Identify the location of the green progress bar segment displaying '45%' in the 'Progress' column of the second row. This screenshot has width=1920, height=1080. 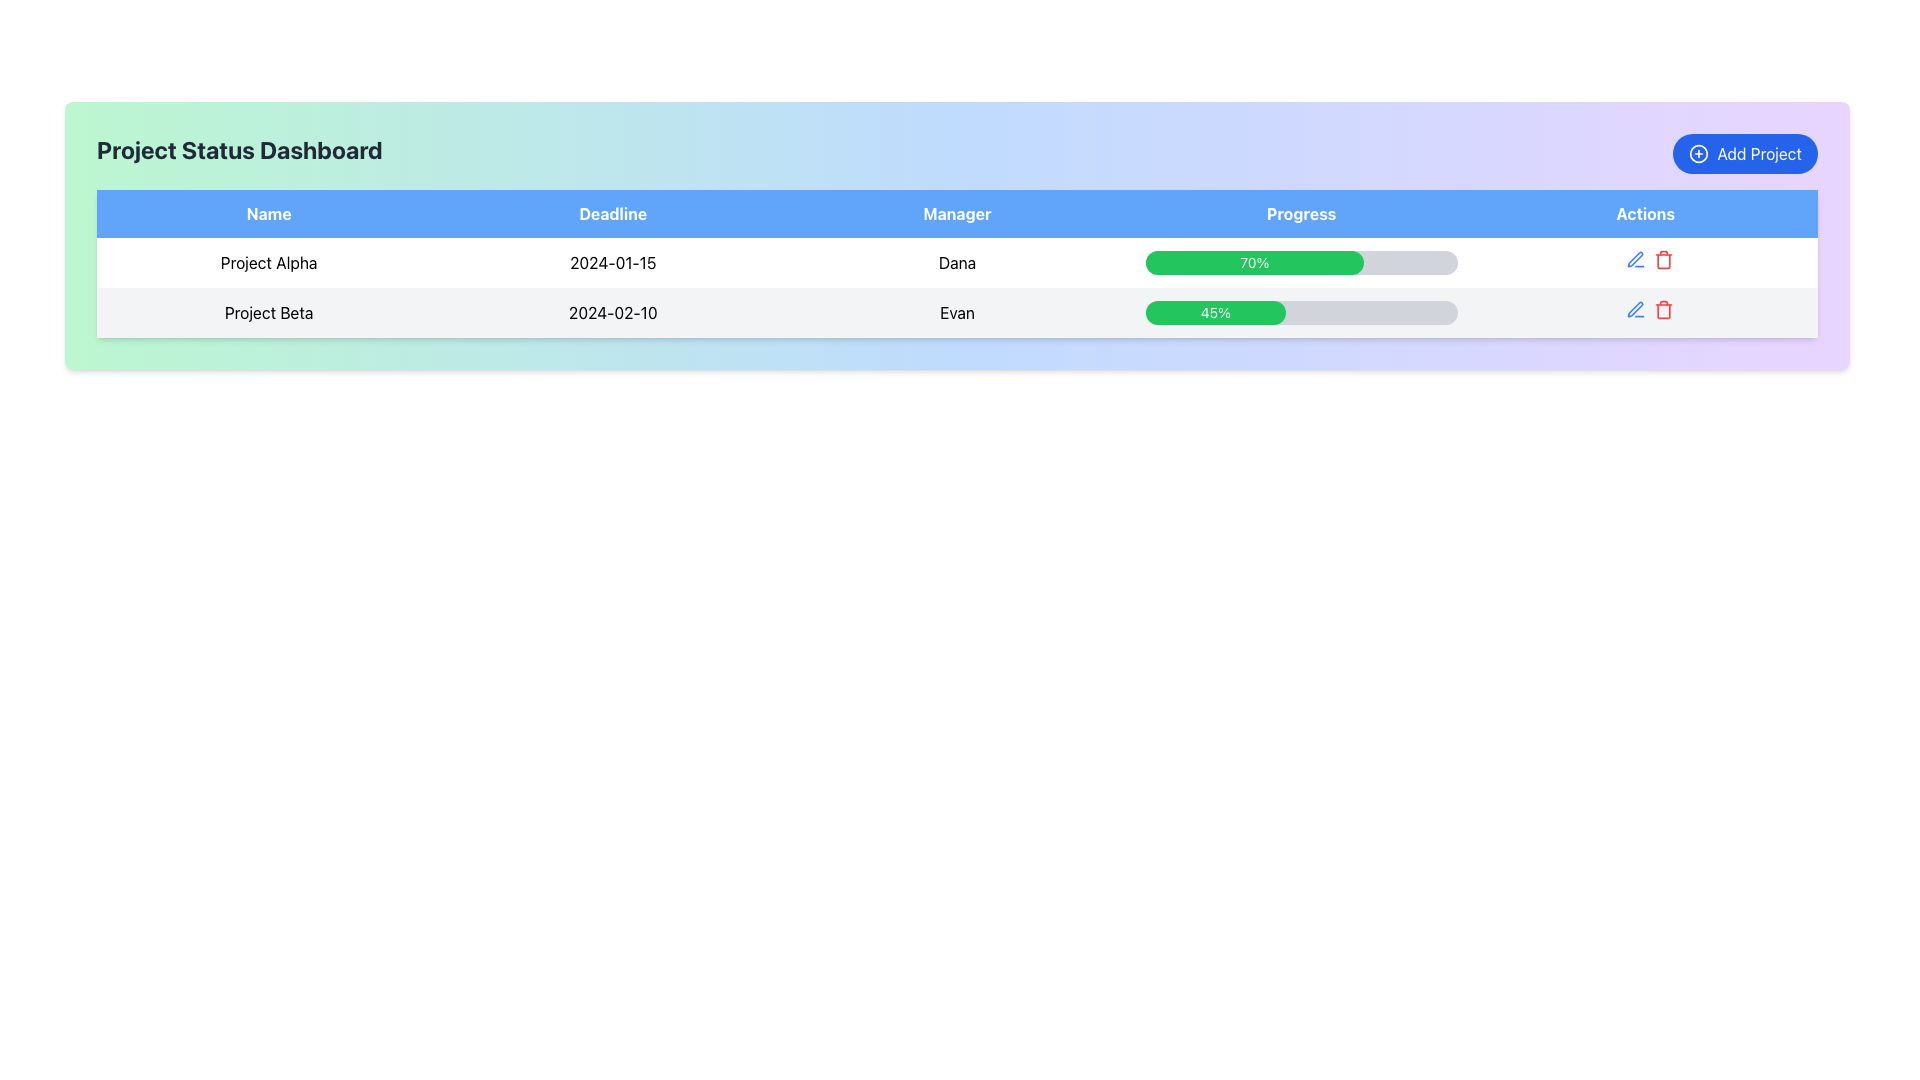
(1214, 312).